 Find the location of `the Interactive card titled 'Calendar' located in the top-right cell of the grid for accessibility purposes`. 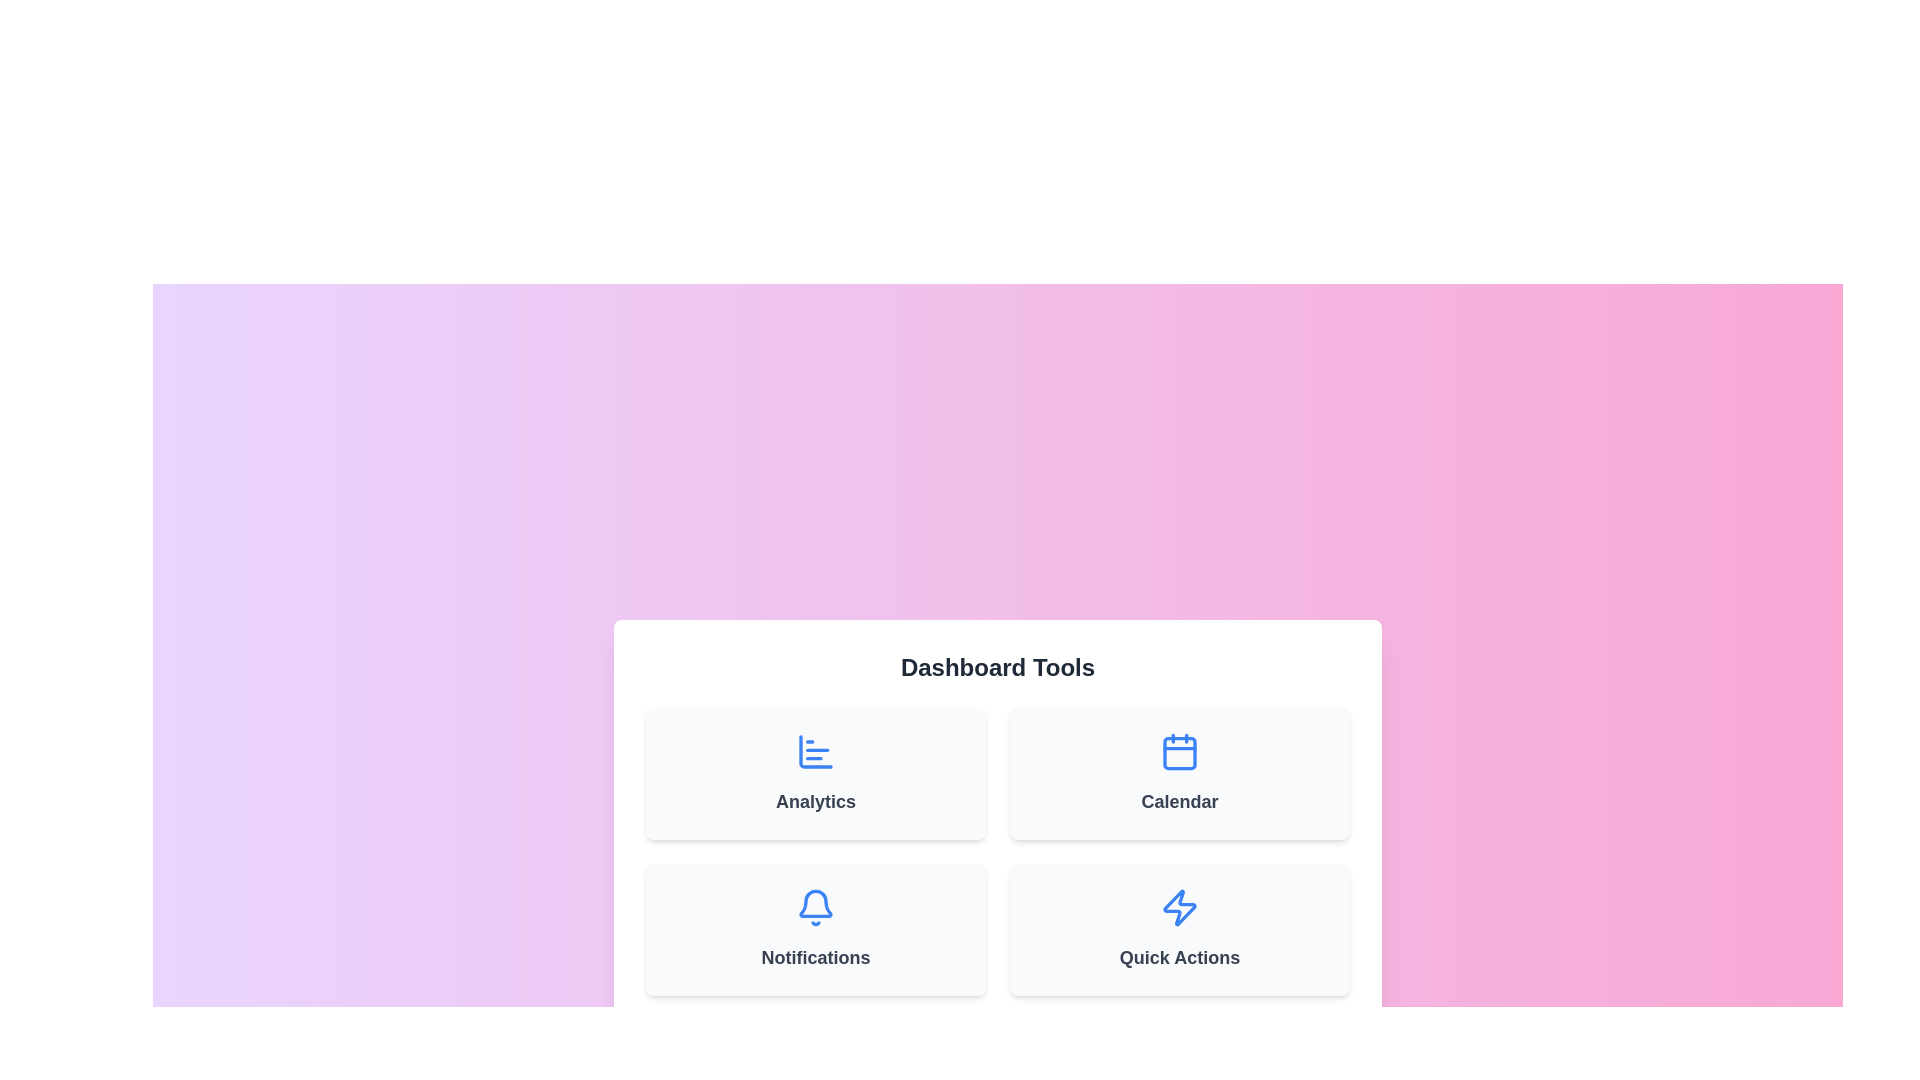

the Interactive card titled 'Calendar' located in the top-right cell of the grid for accessibility purposes is located at coordinates (1180, 773).